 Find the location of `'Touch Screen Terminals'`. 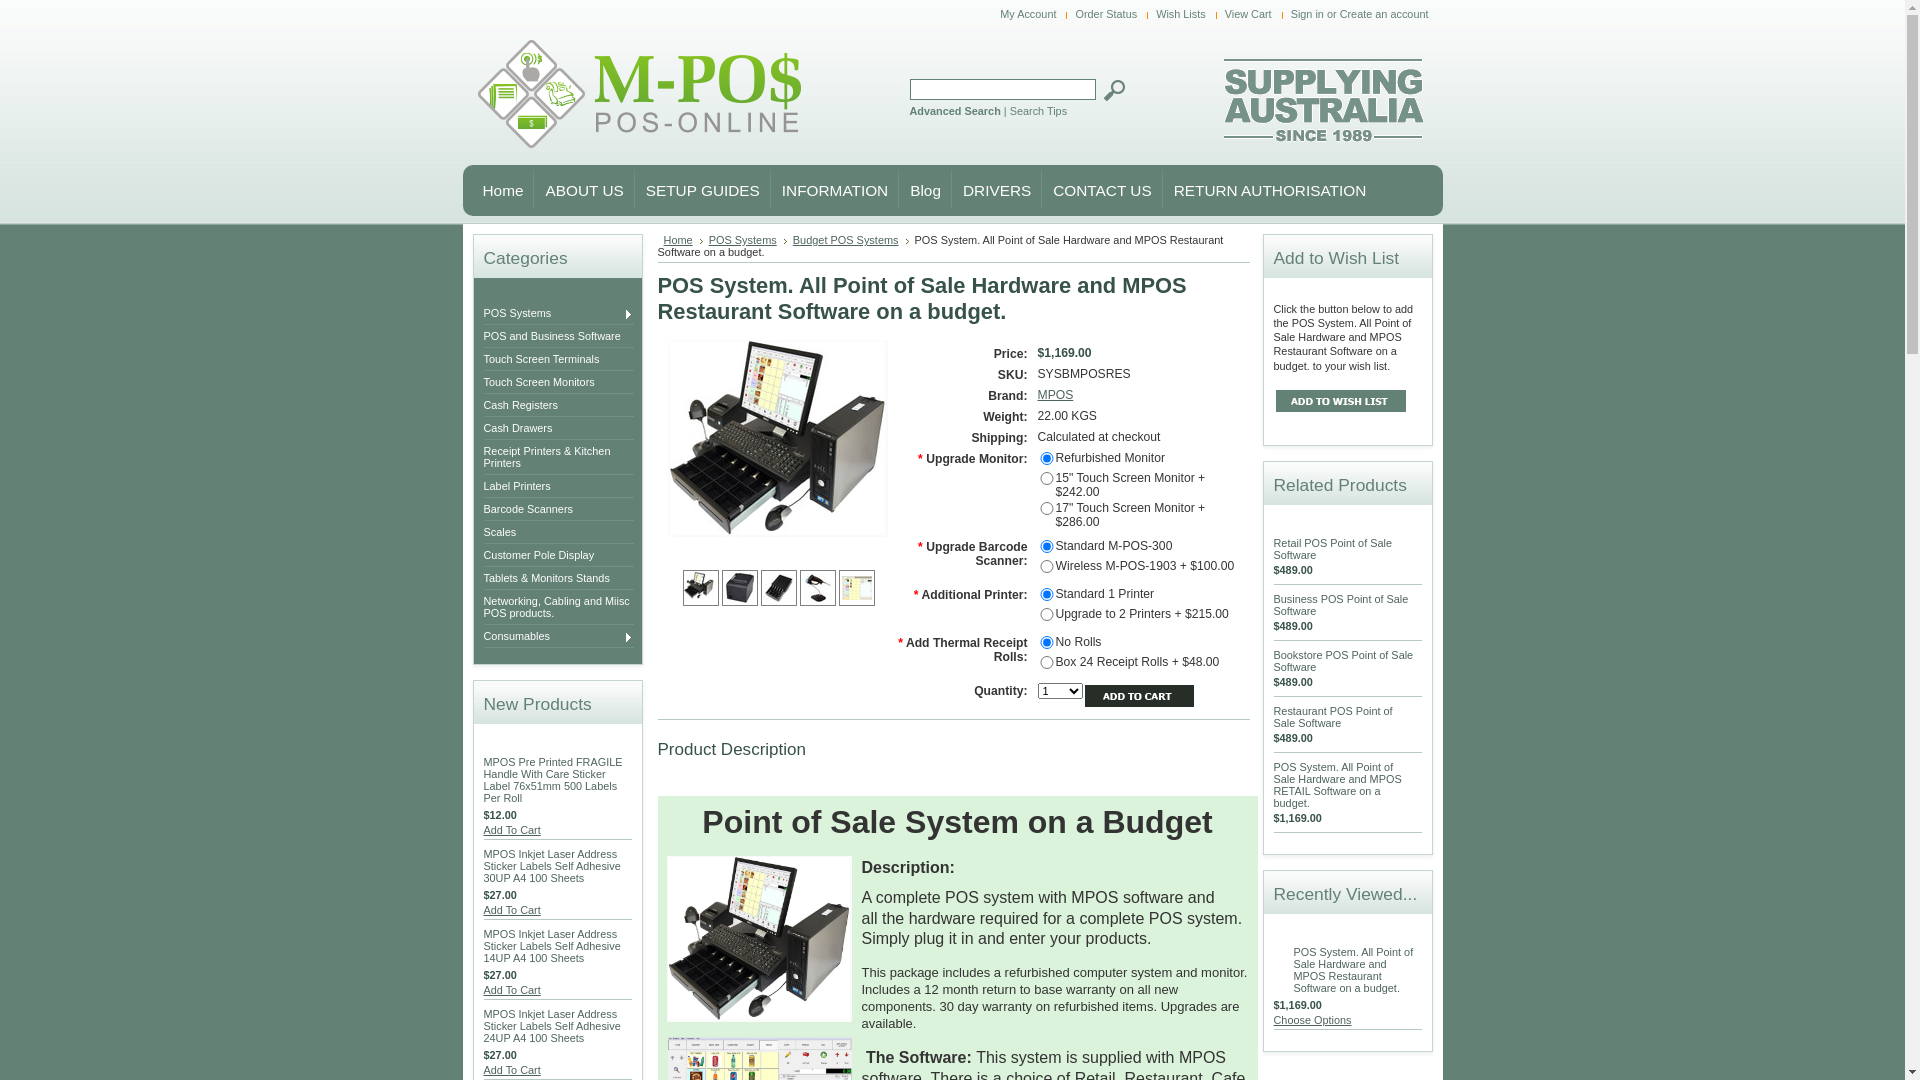

'Touch Screen Terminals' is located at coordinates (561, 357).